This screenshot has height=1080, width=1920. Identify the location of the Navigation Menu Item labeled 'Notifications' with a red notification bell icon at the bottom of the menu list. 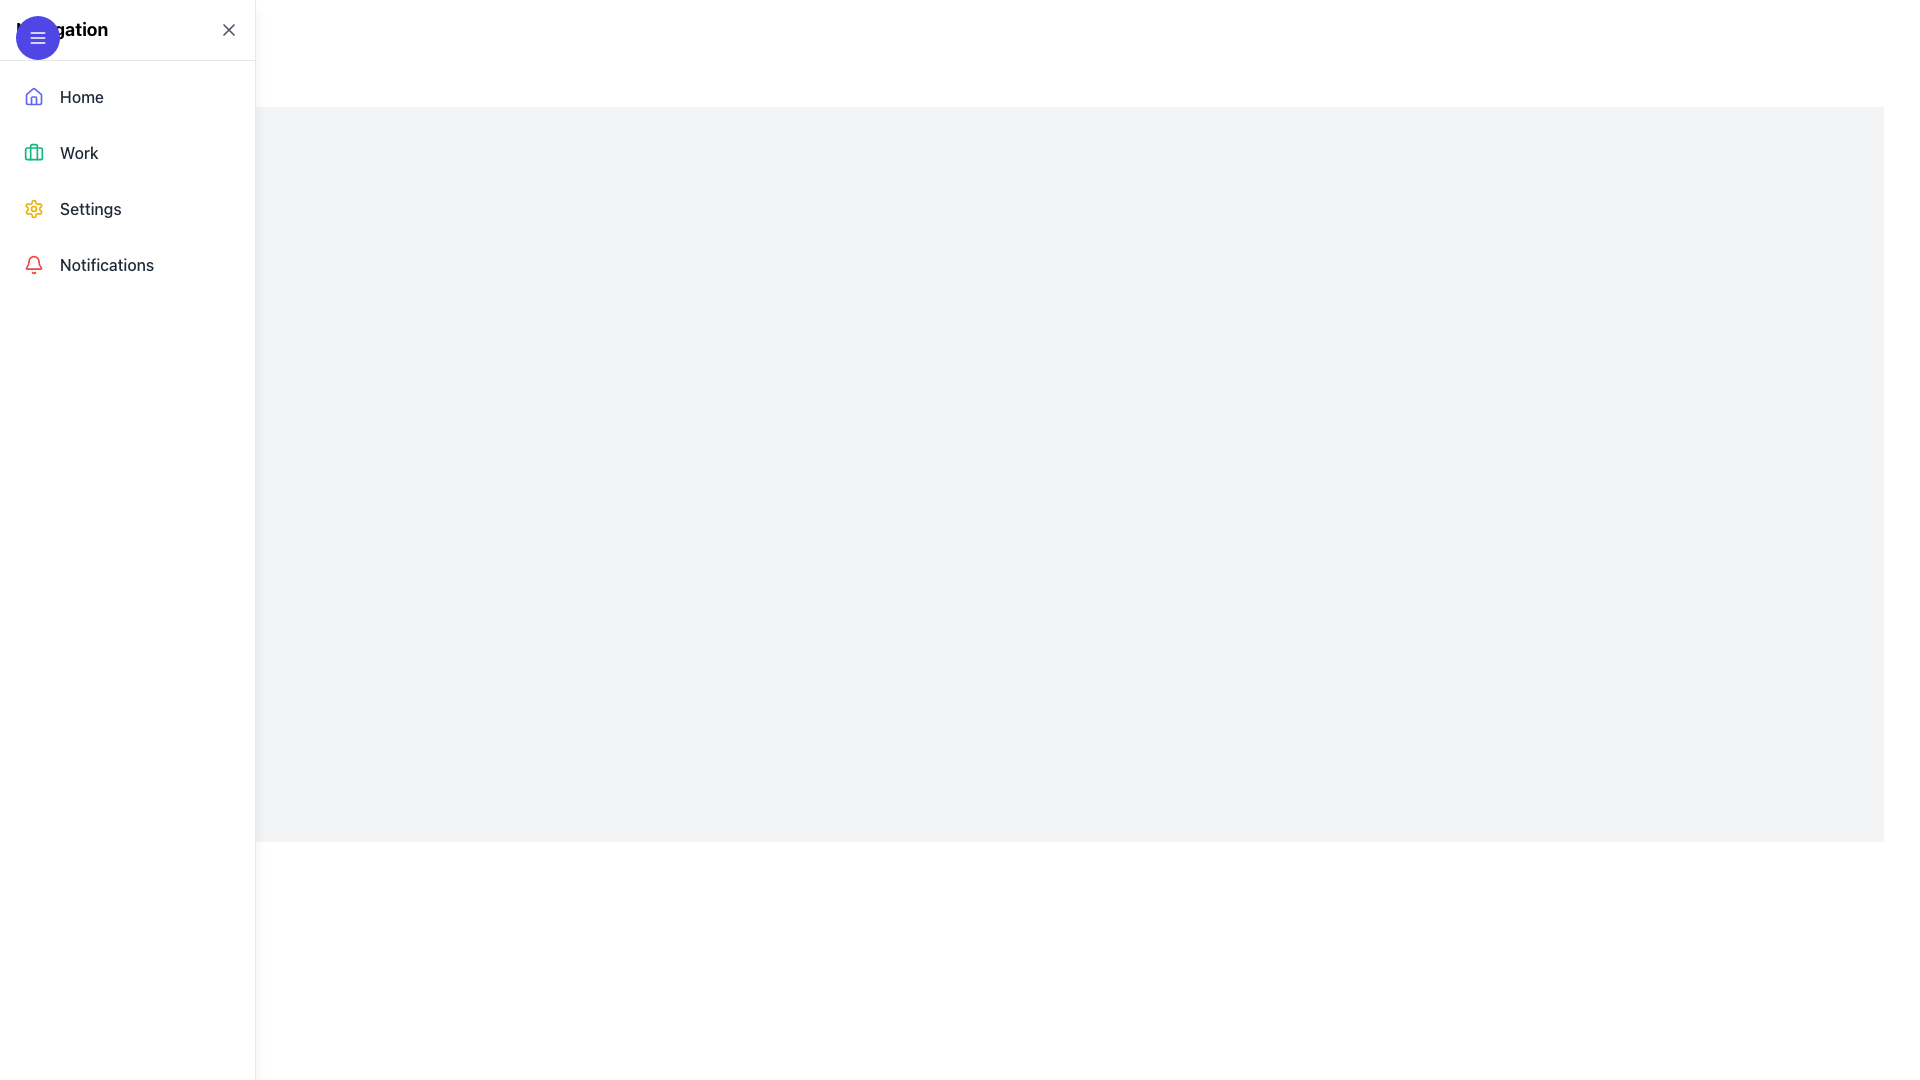
(126, 264).